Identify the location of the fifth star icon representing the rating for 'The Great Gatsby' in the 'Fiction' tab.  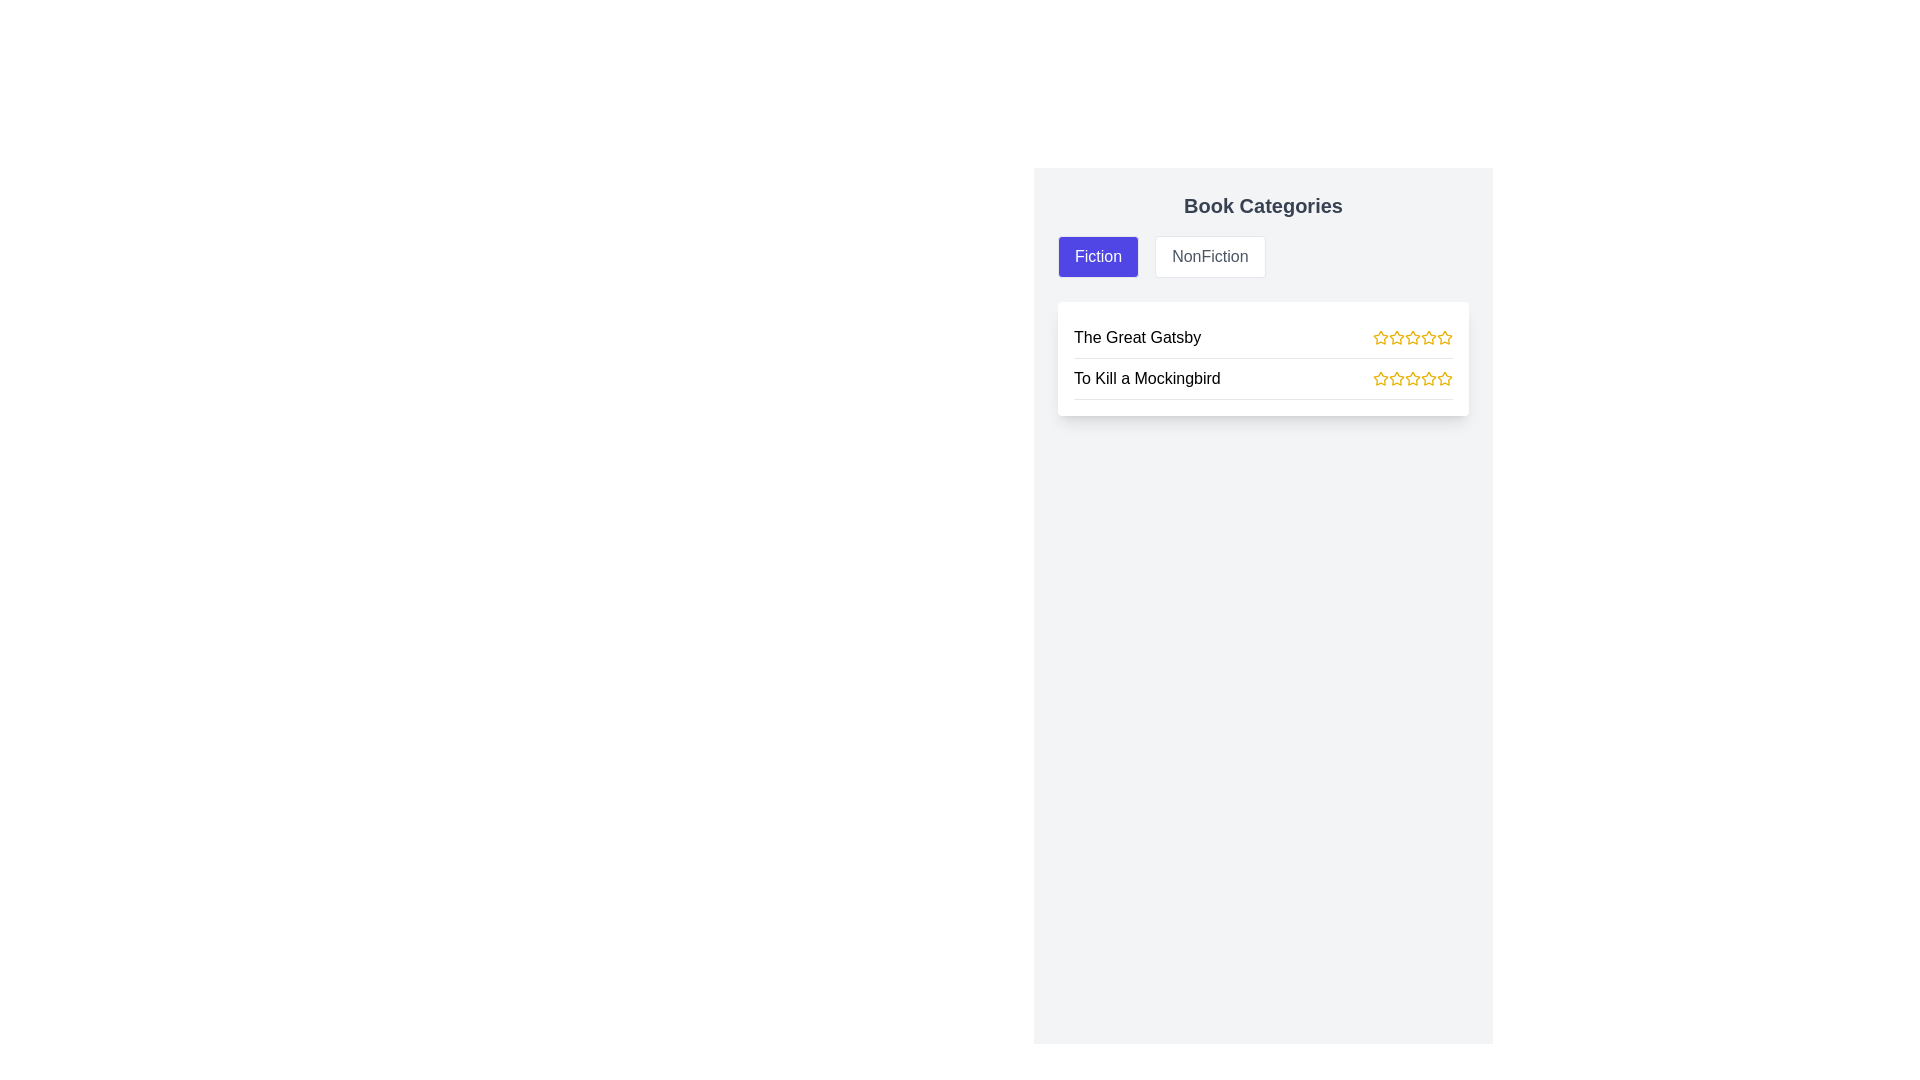
(1428, 337).